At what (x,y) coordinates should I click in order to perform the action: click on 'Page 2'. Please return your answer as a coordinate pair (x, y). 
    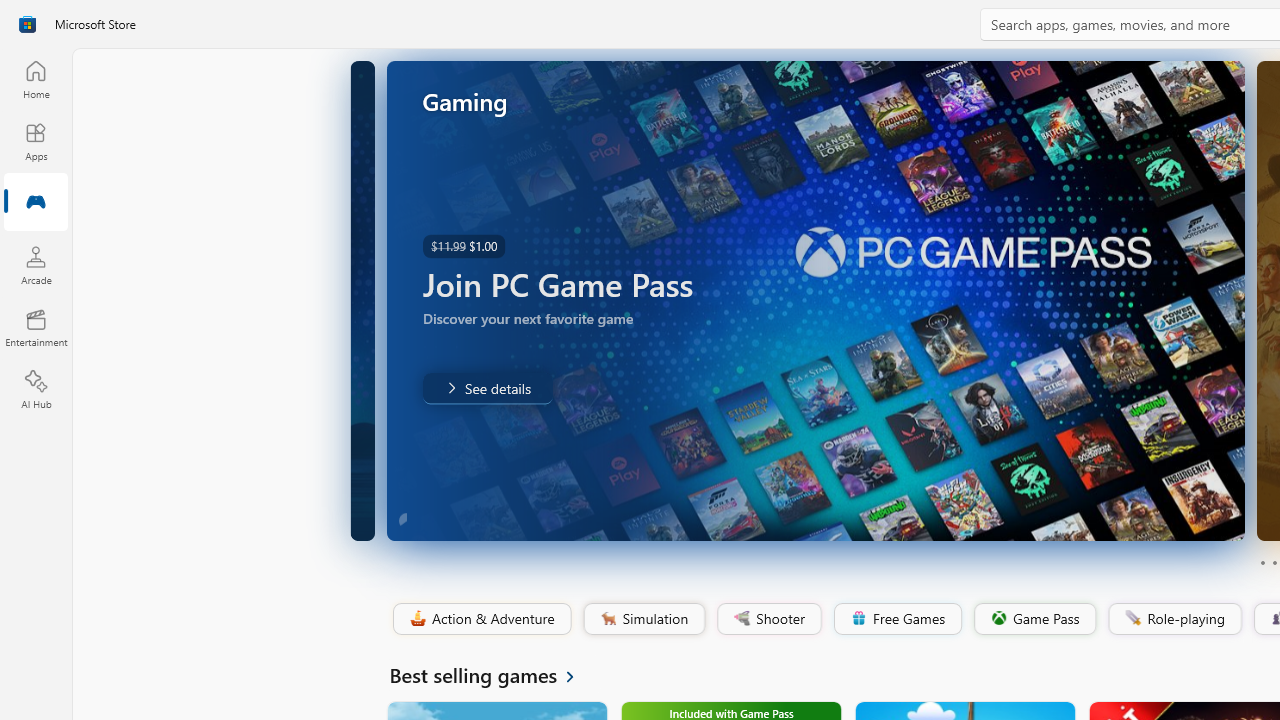
    Looking at the image, I should click on (1273, 563).